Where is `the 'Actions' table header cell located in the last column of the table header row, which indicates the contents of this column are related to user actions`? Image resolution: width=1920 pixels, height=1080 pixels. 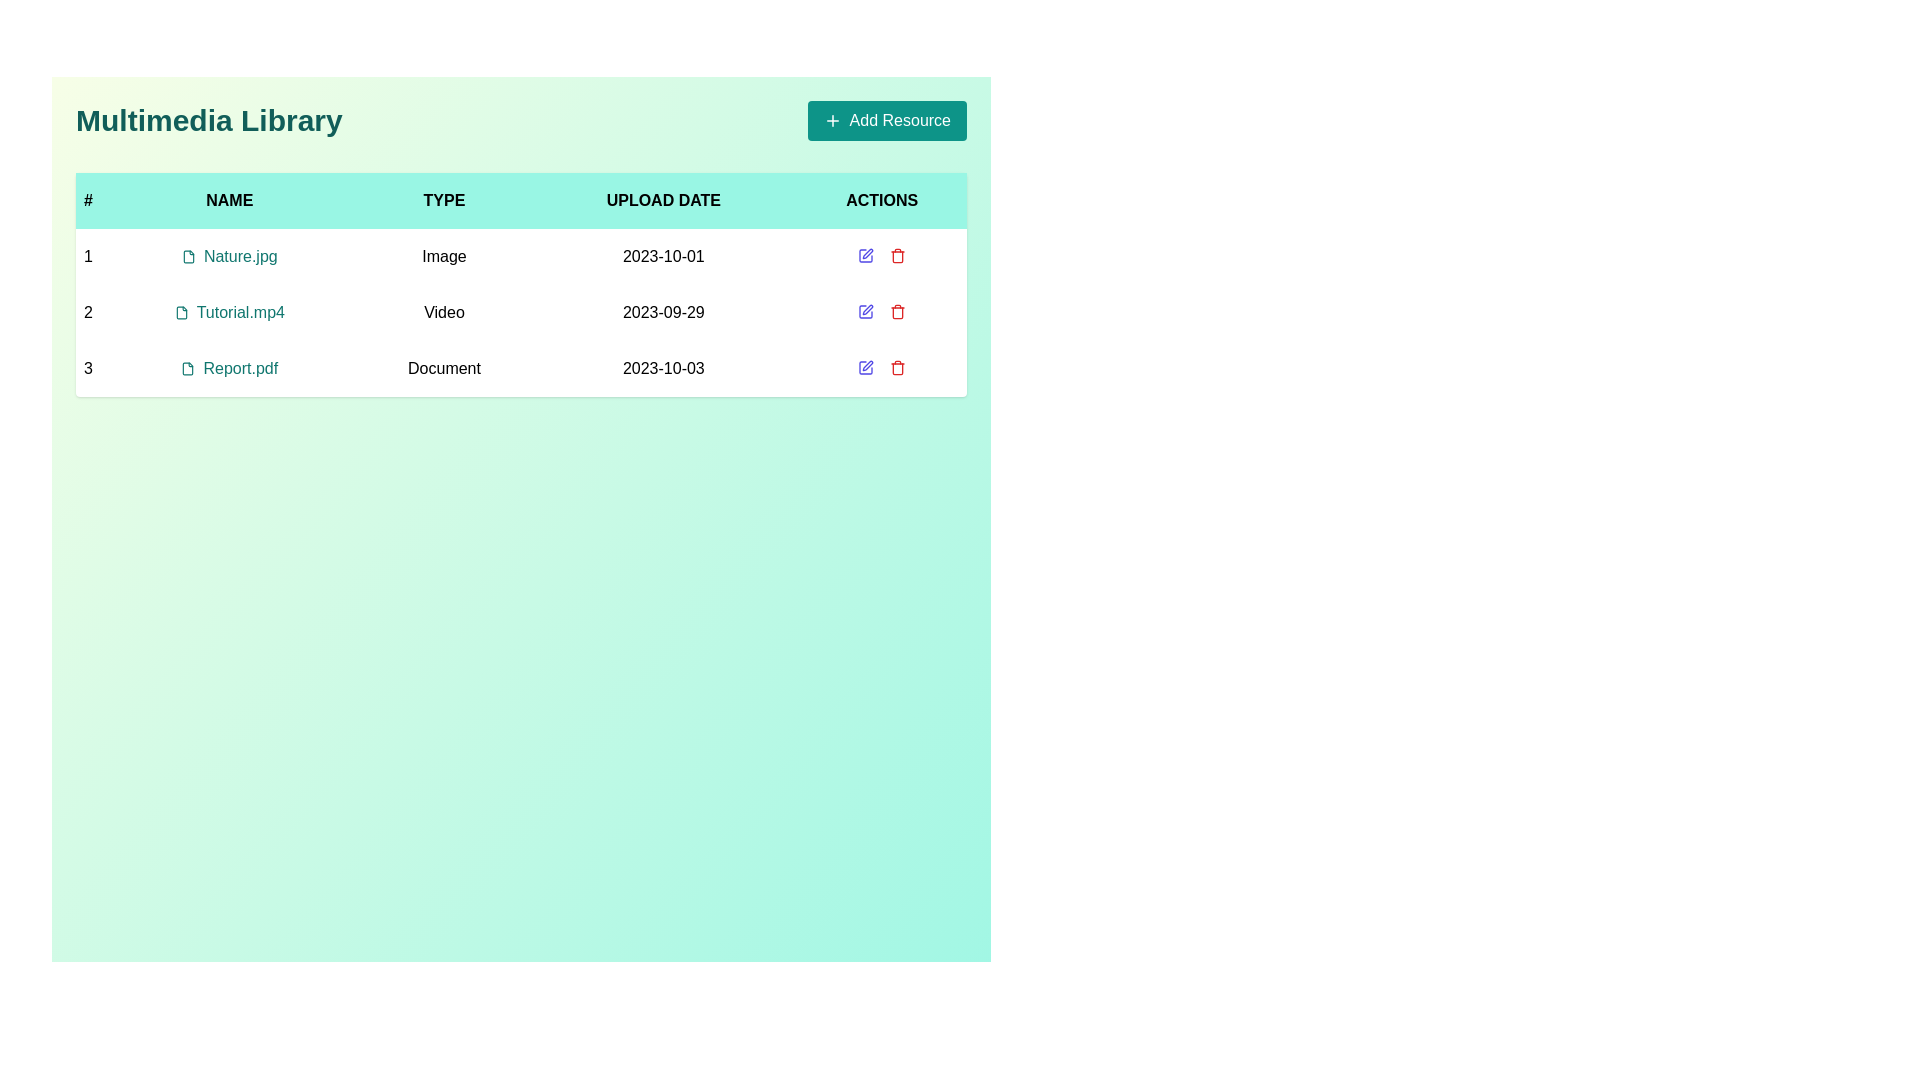
the 'Actions' table header cell located in the last column of the table header row, which indicates the contents of this column are related to user actions is located at coordinates (881, 200).